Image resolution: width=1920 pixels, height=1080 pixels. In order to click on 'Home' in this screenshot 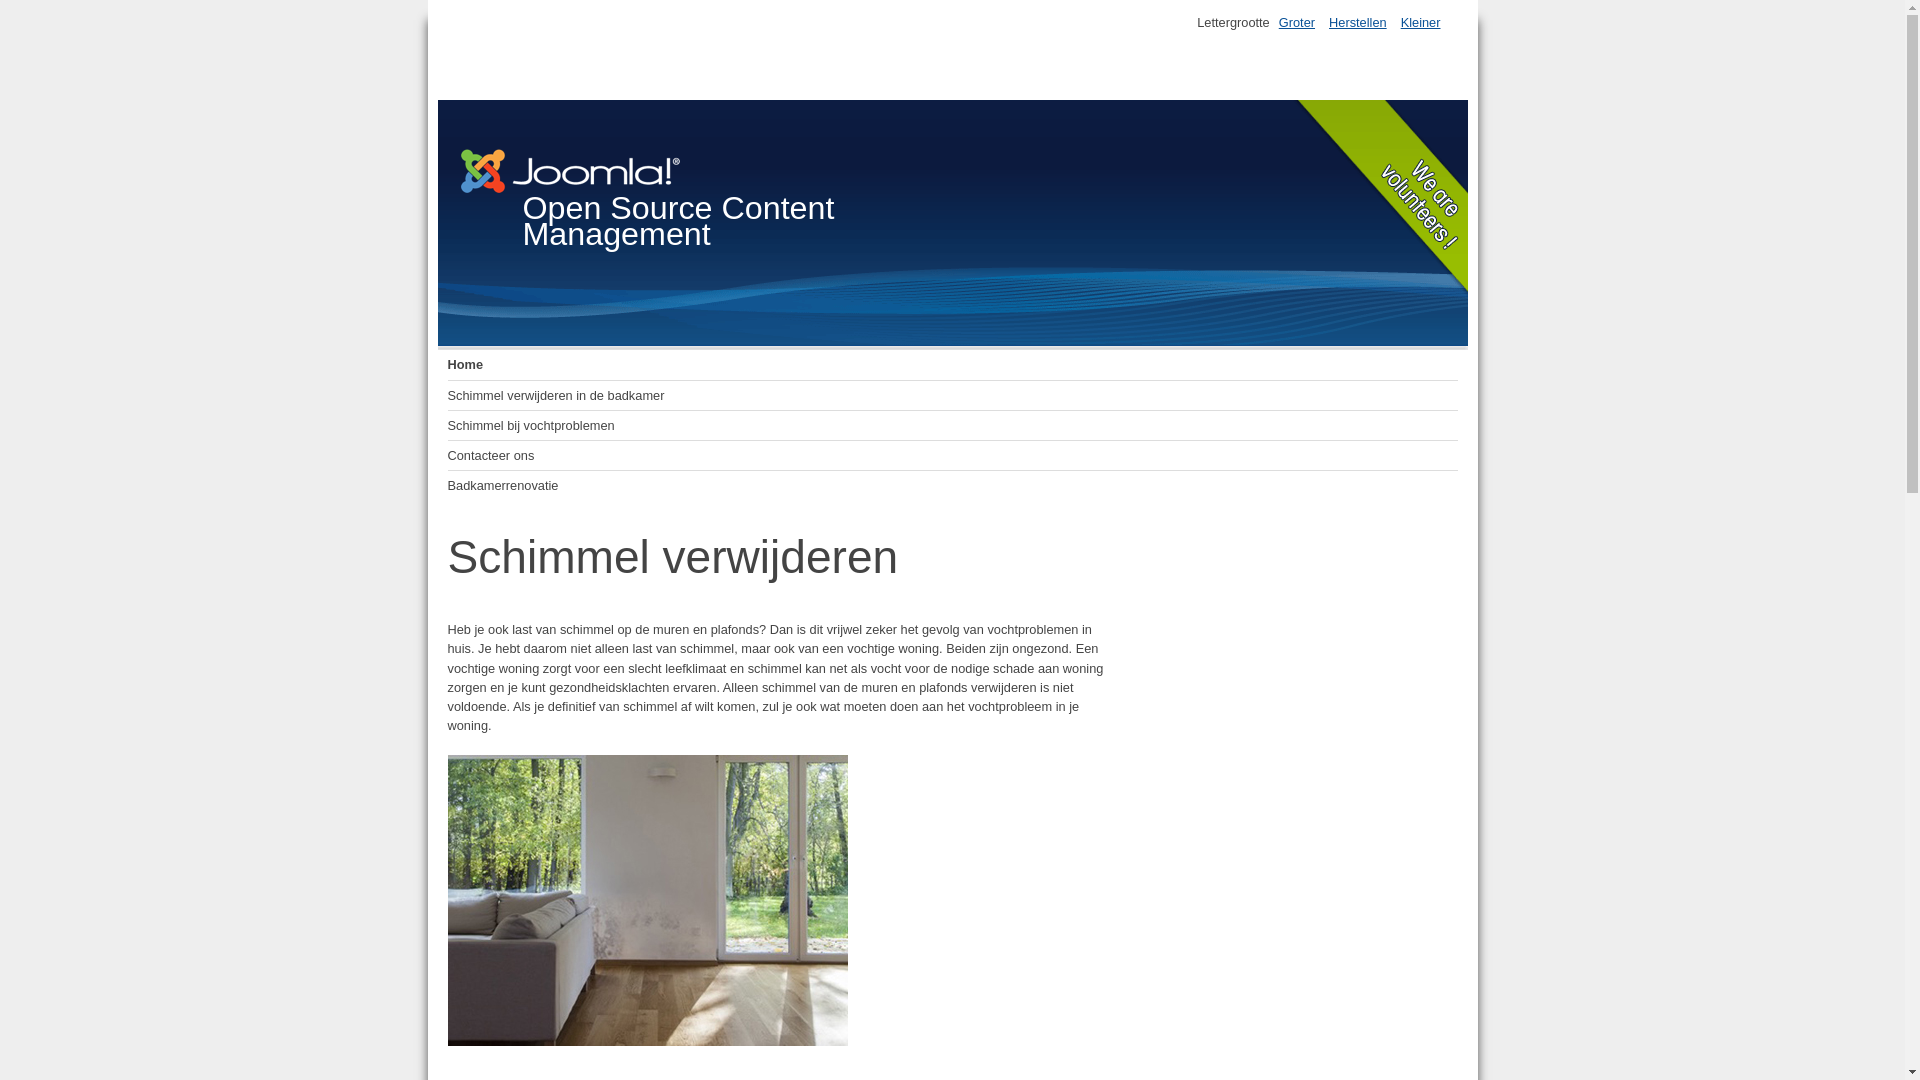, I will do `click(446, 365)`.